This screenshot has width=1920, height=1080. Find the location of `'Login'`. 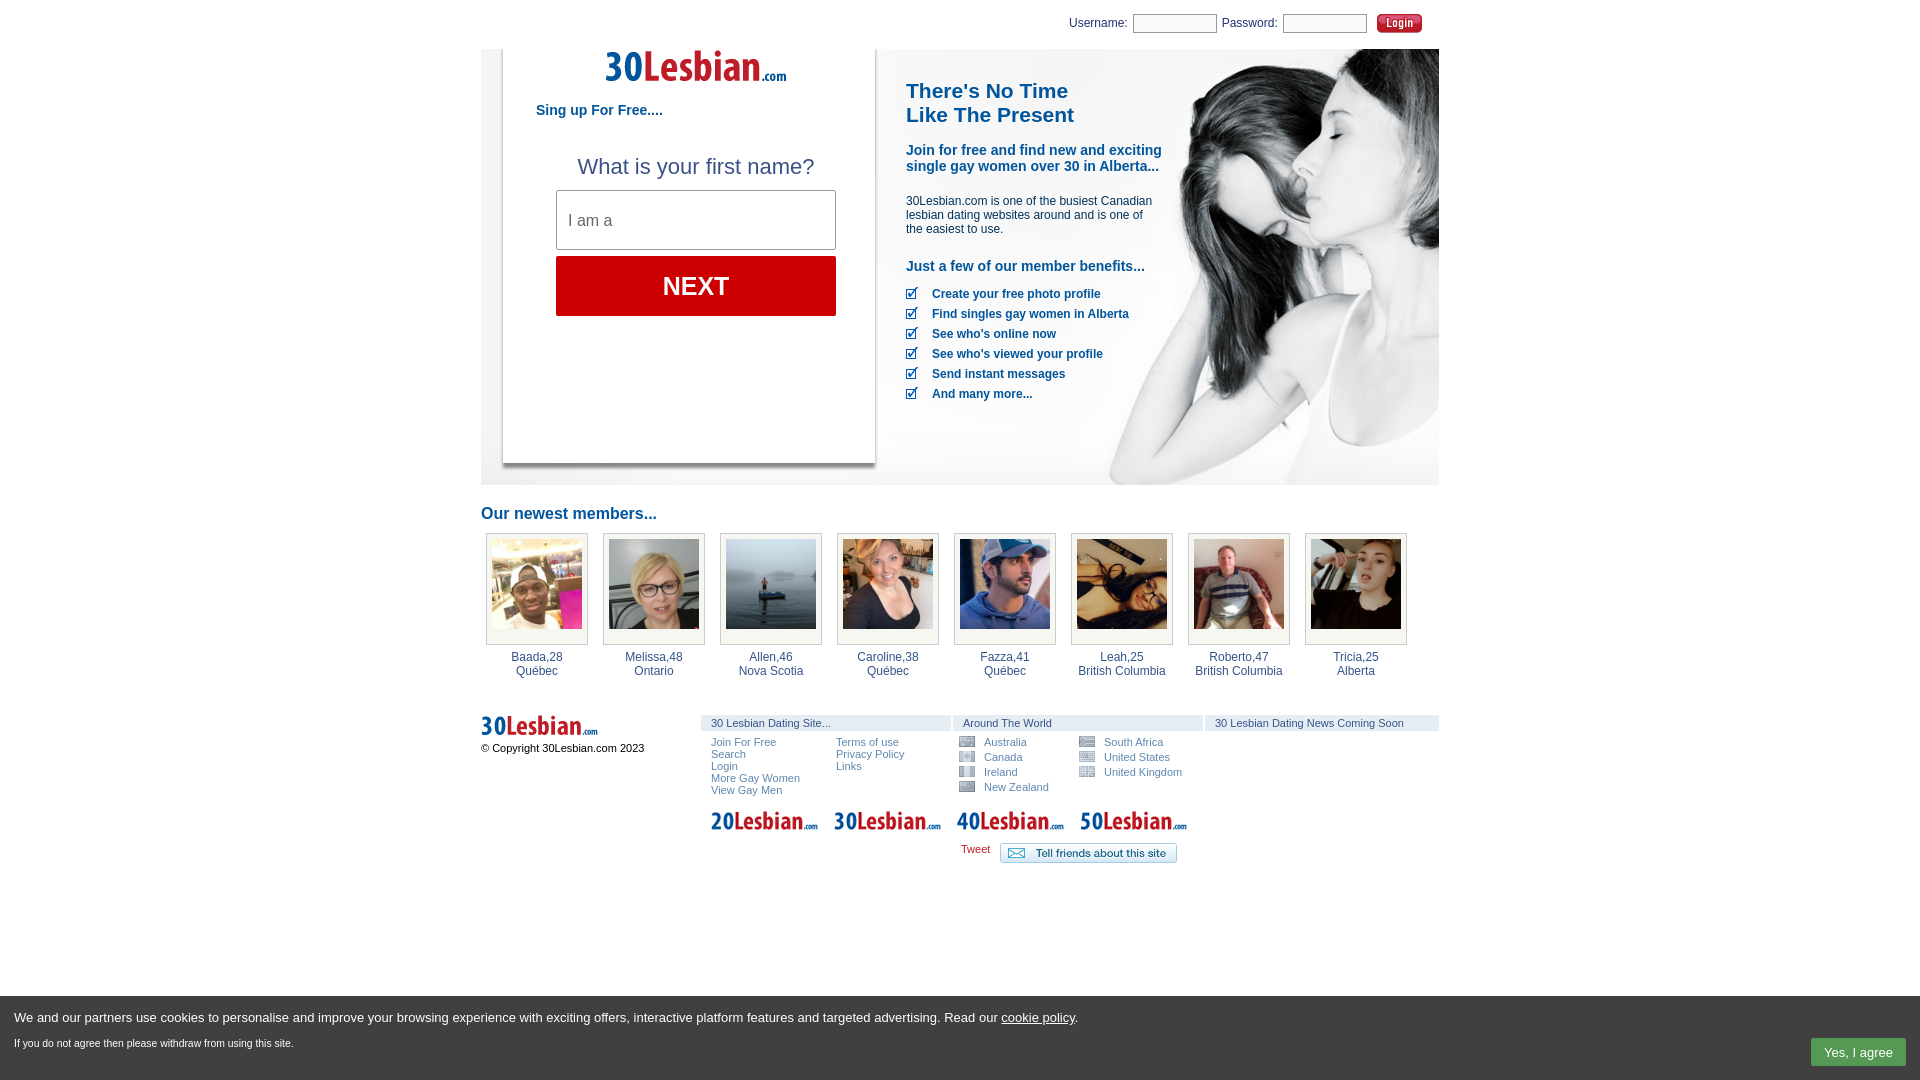

'Login' is located at coordinates (723, 765).